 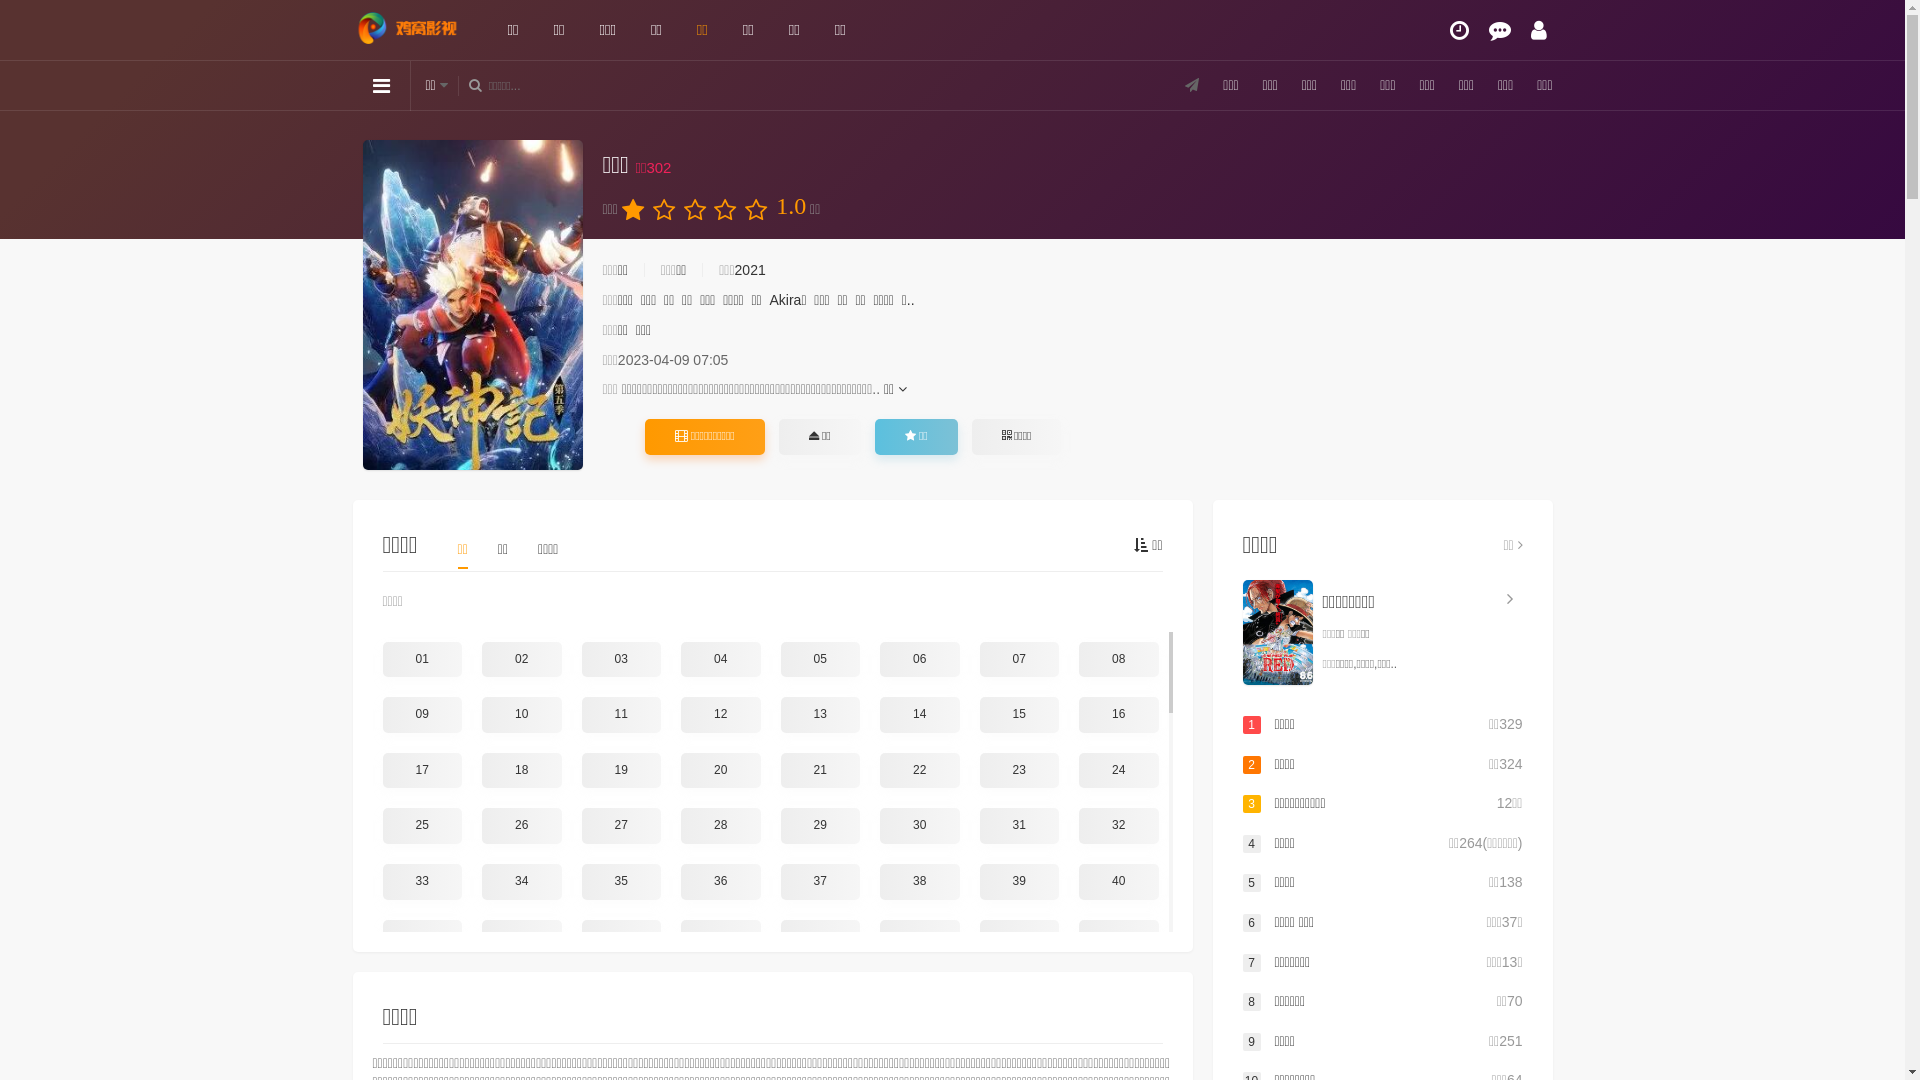 What do you see at coordinates (879, 881) in the screenshot?
I see `'38'` at bounding box center [879, 881].